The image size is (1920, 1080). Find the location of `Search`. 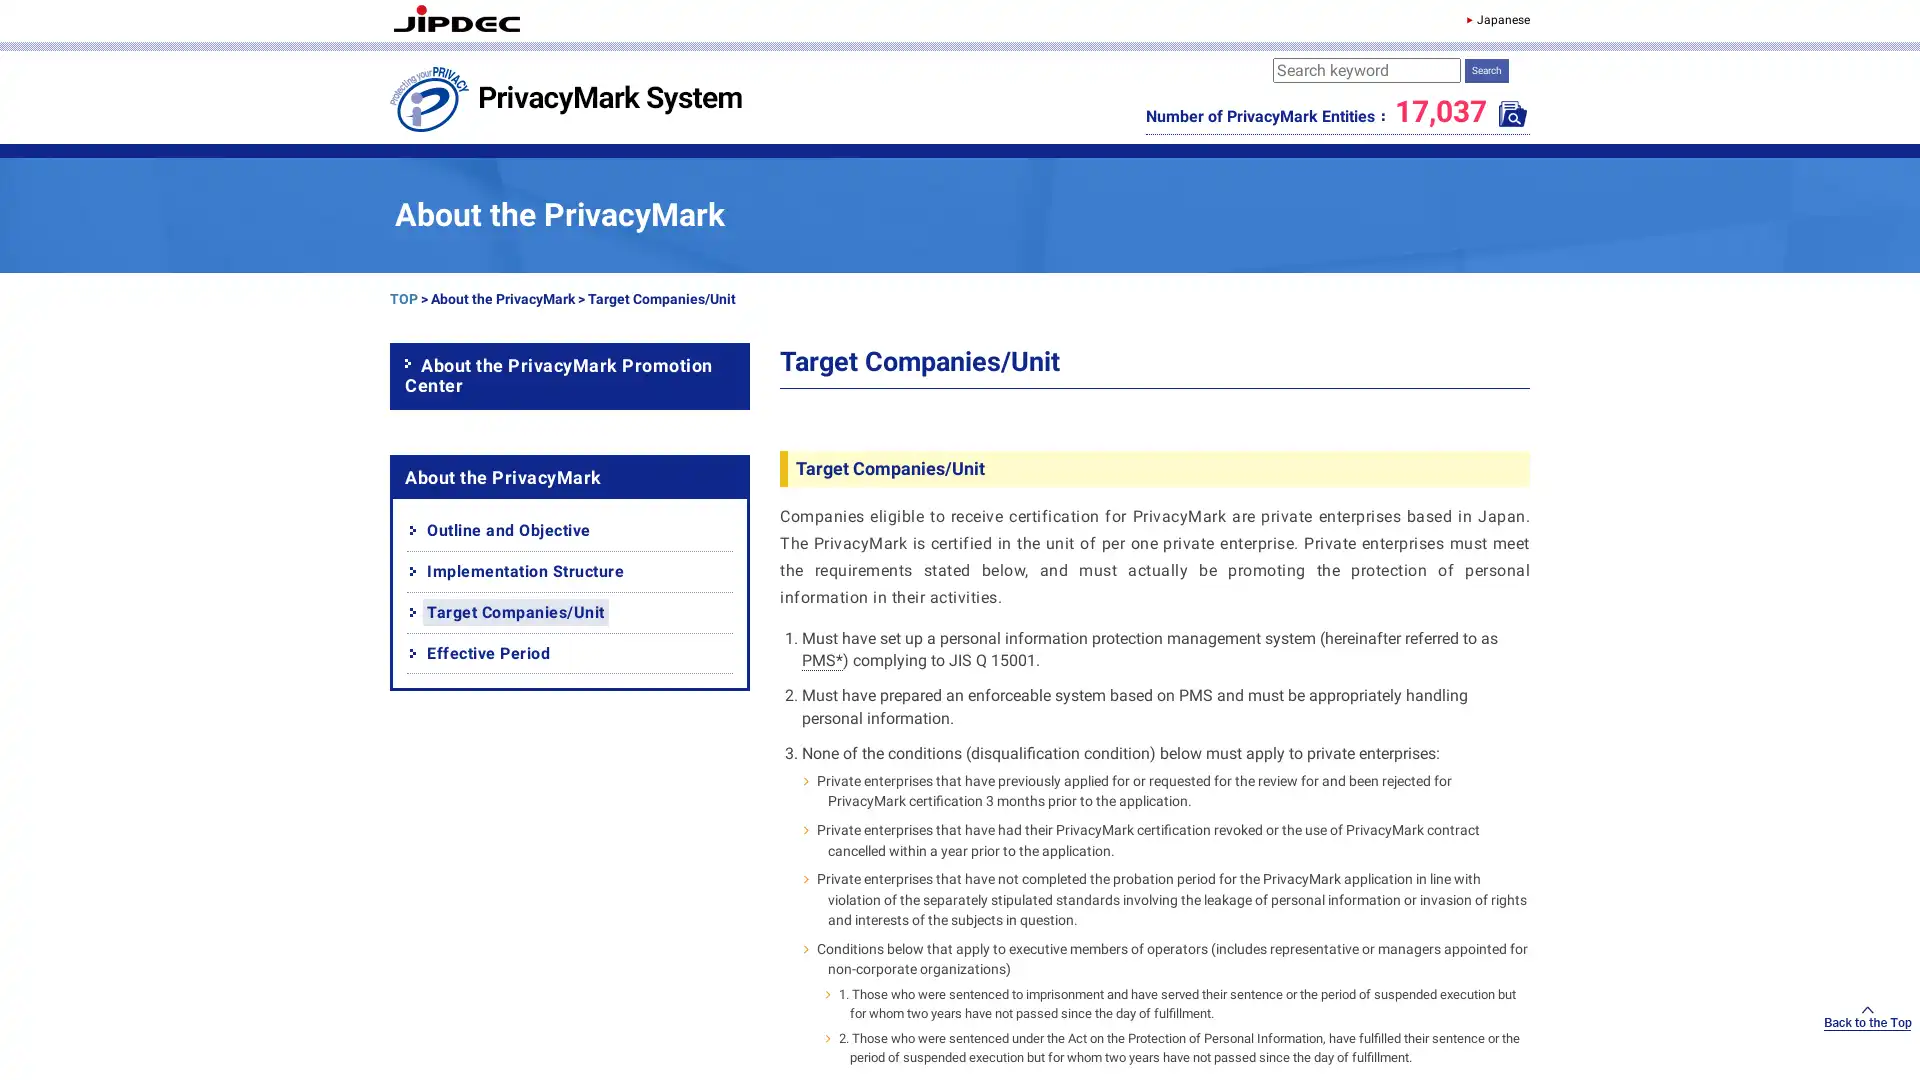

Search is located at coordinates (1487, 68).